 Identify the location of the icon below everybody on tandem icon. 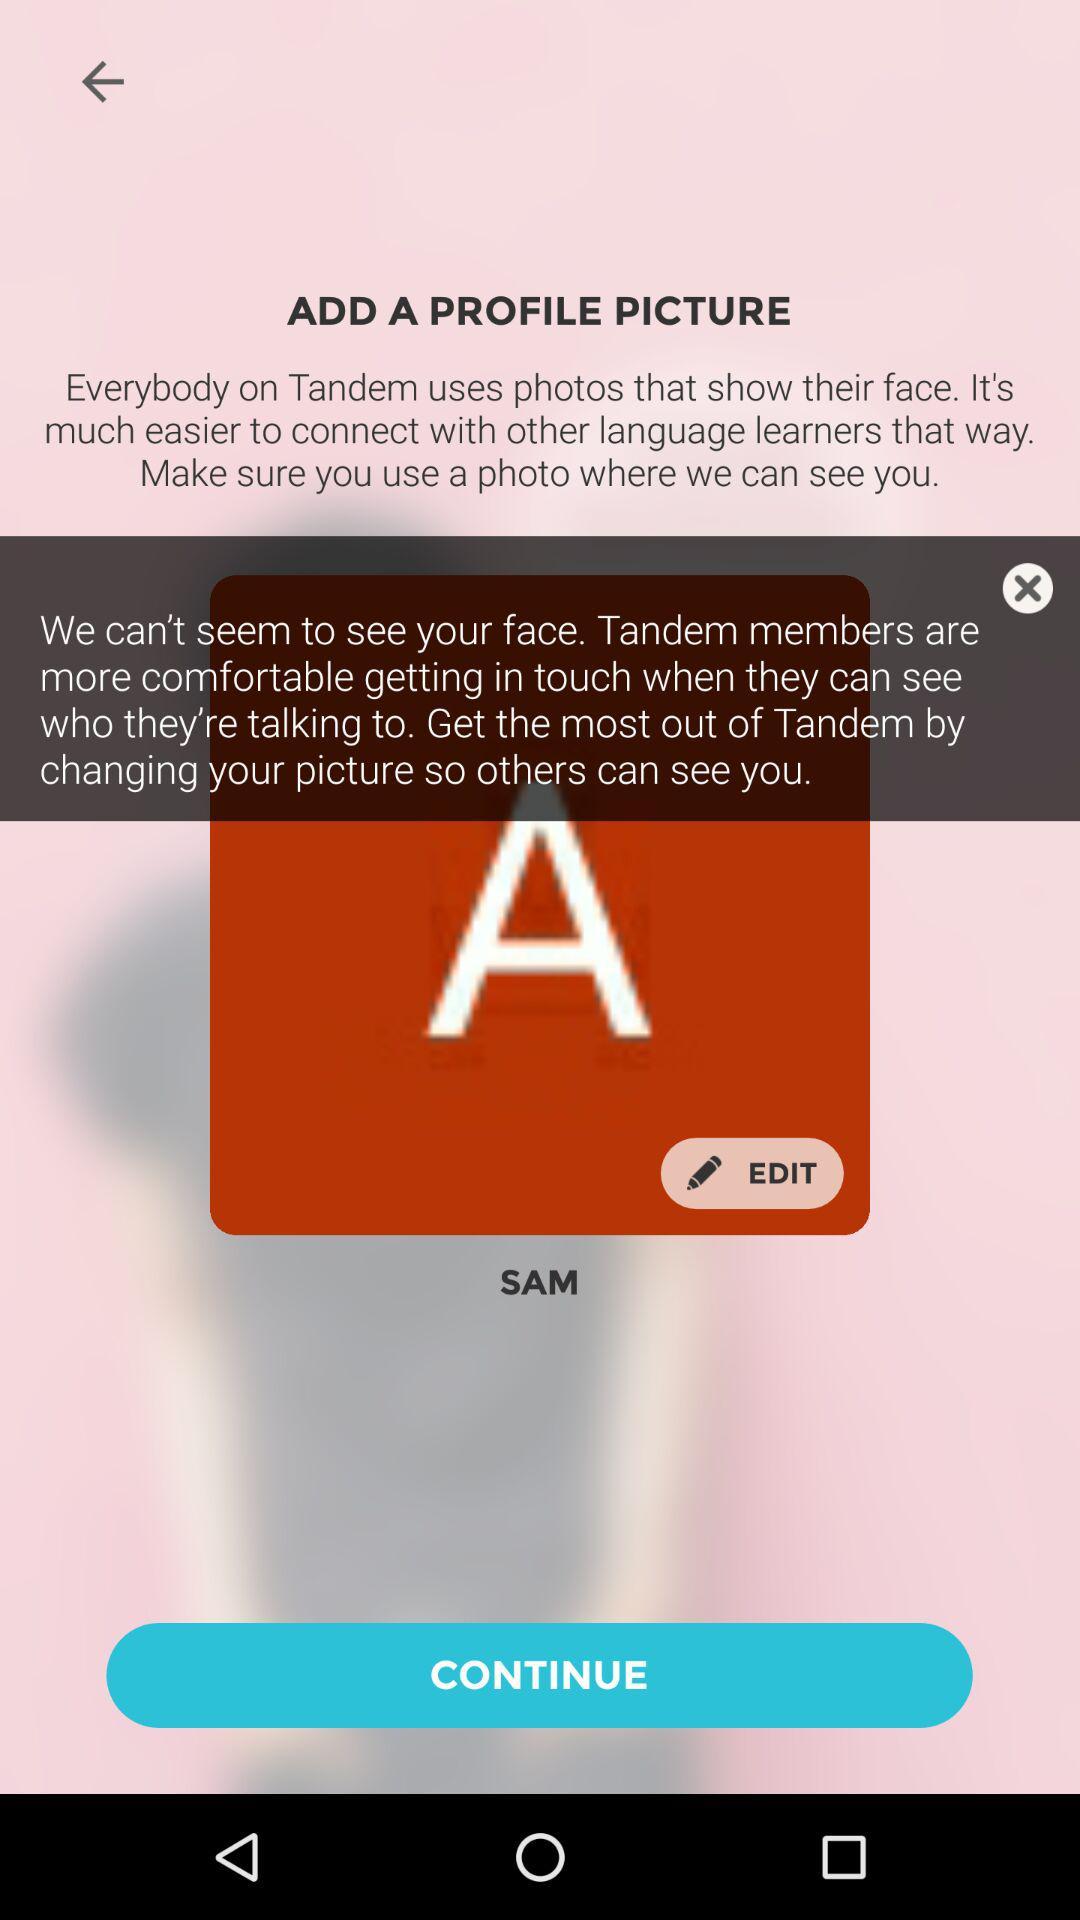
(1027, 587).